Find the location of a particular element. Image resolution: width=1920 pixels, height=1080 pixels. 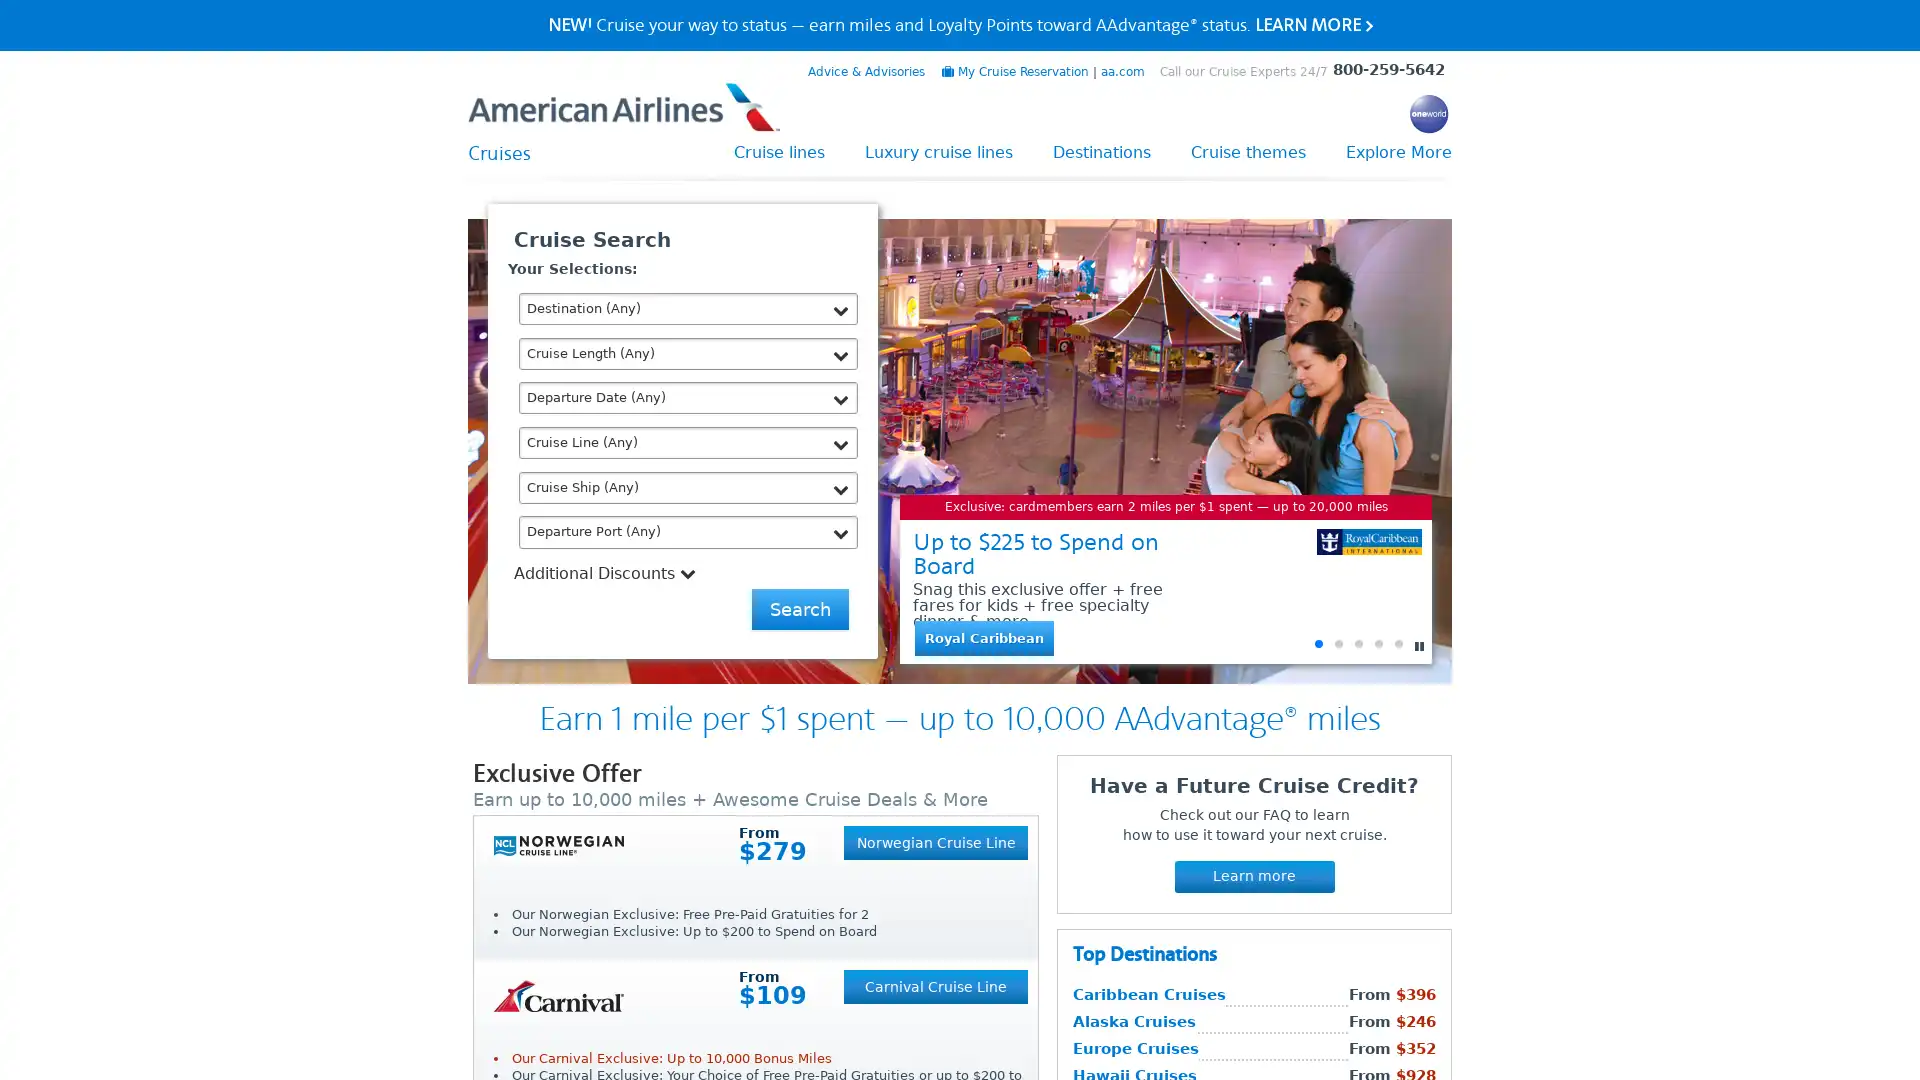

Luxury cruise lines is located at coordinates (938, 150).